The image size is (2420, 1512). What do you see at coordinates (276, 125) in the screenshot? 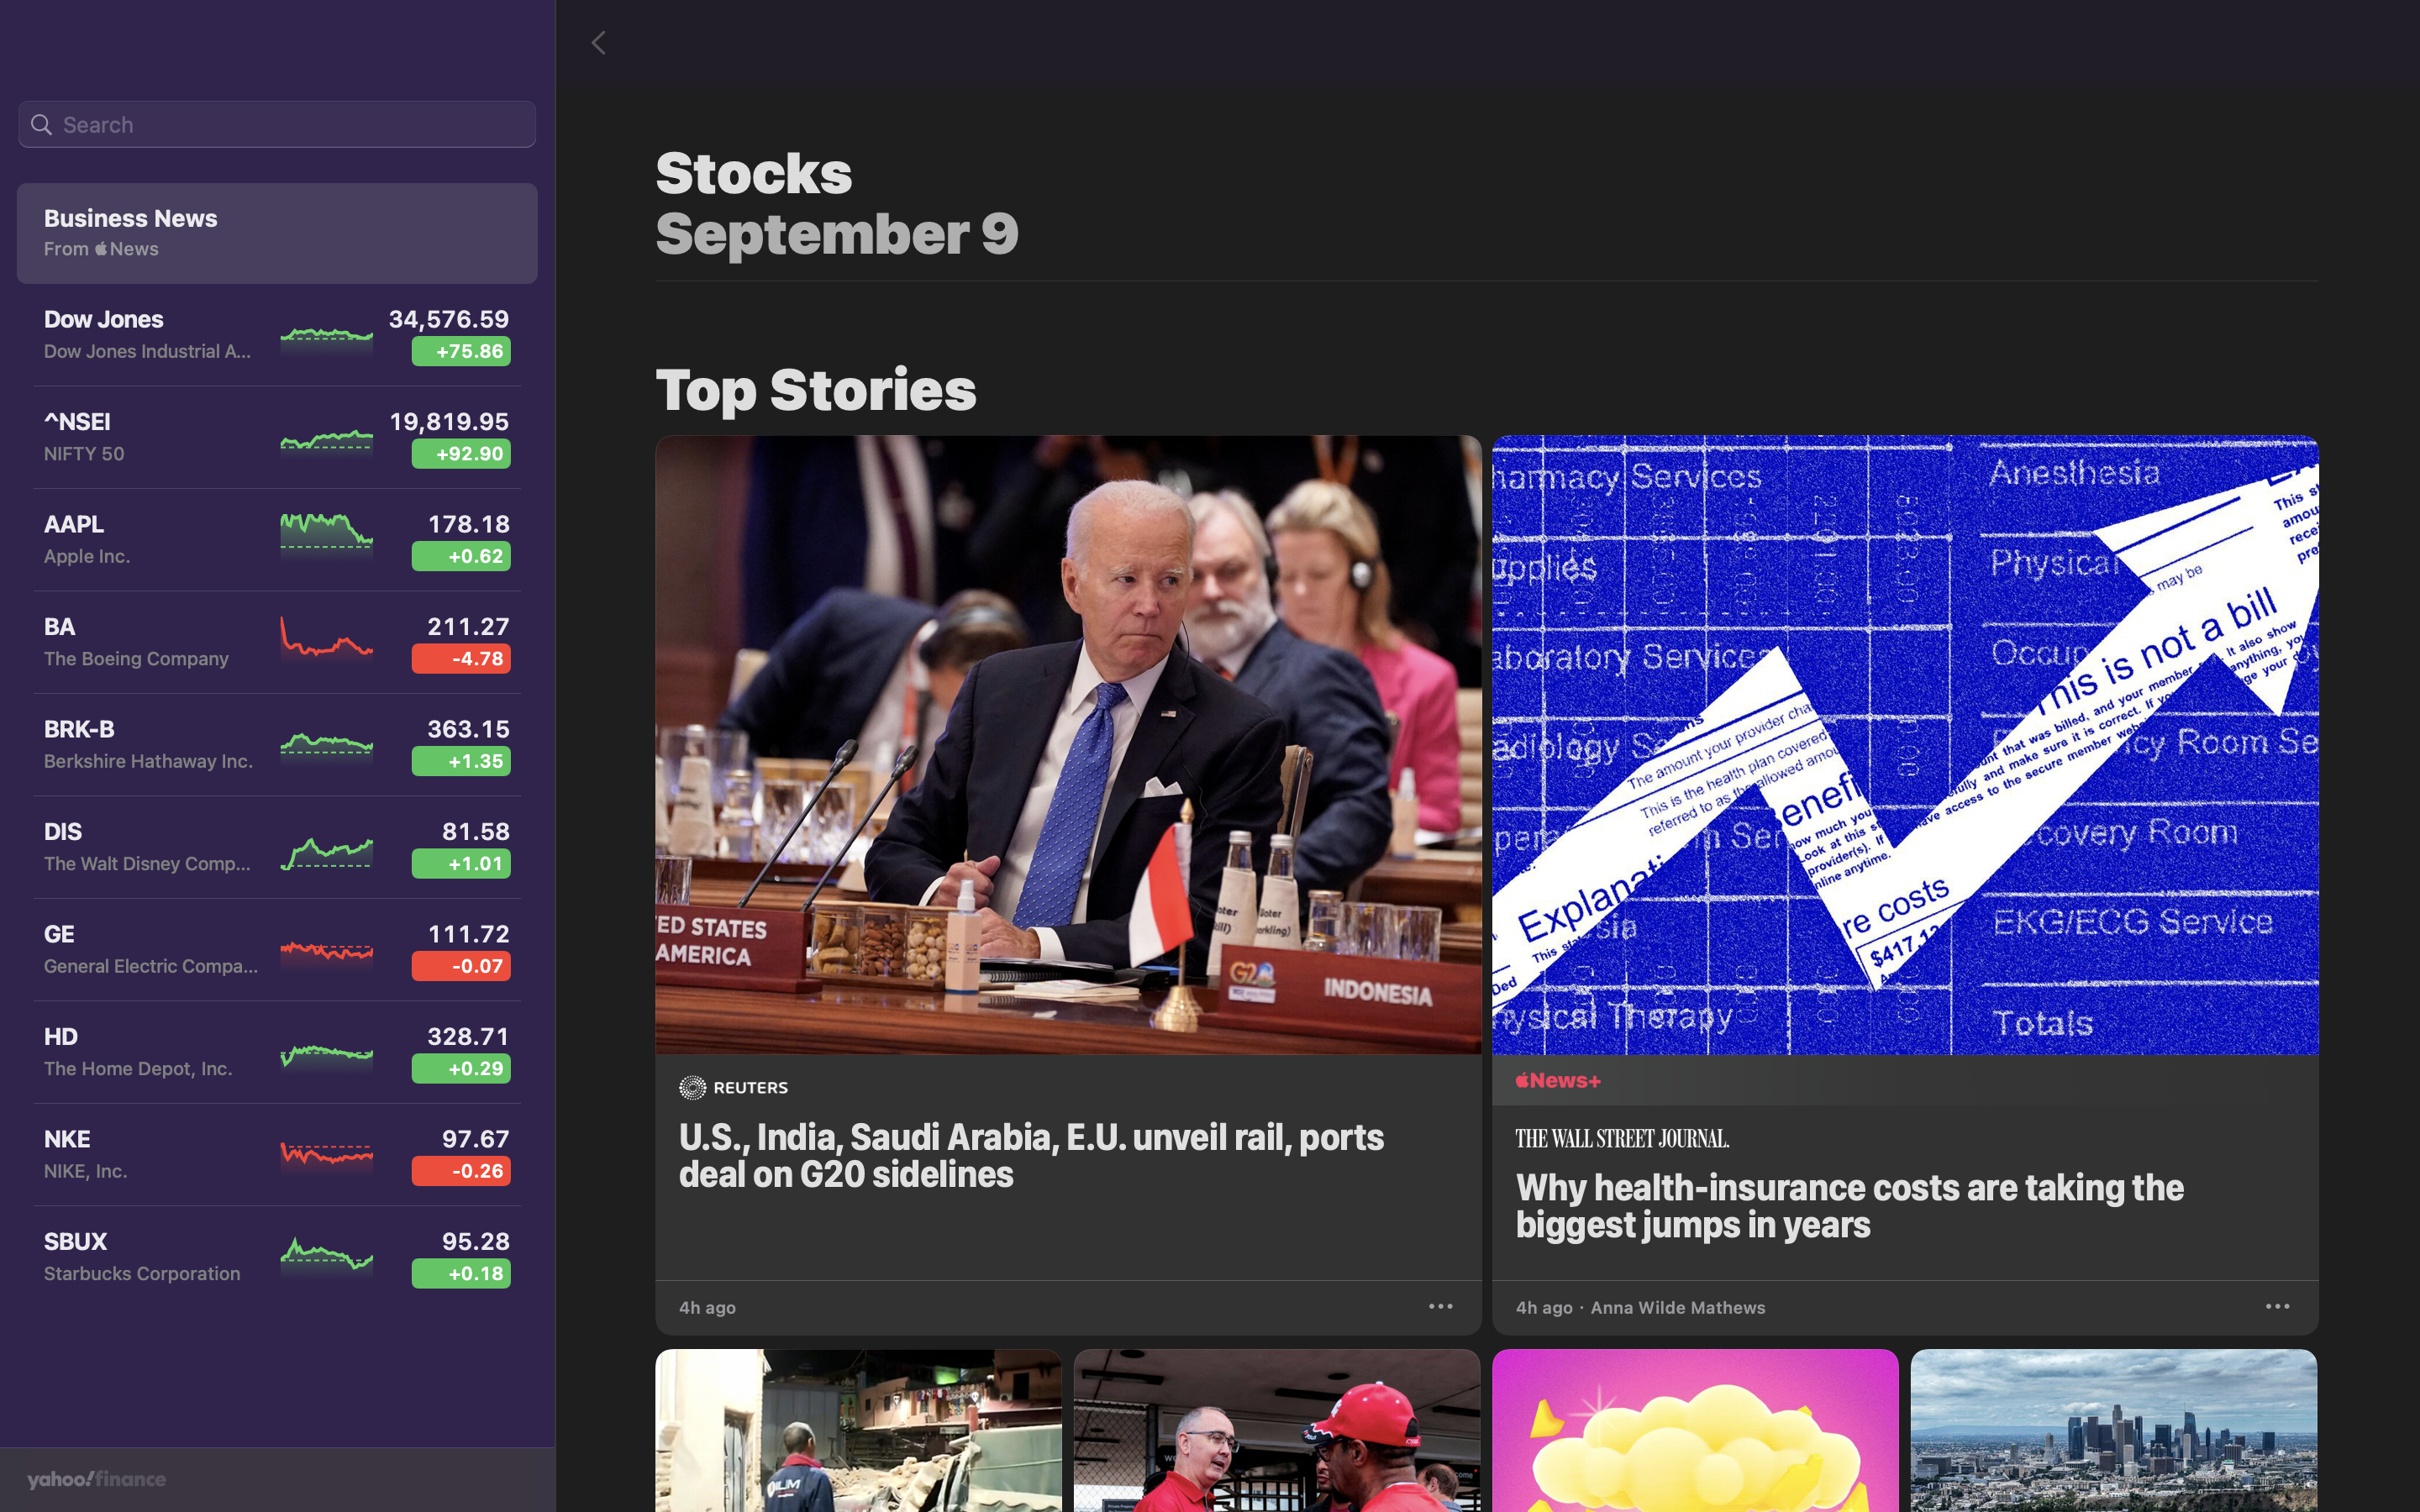
I see `In the top left"s search field, type in "Apple Inc" to check its stock index` at bounding box center [276, 125].